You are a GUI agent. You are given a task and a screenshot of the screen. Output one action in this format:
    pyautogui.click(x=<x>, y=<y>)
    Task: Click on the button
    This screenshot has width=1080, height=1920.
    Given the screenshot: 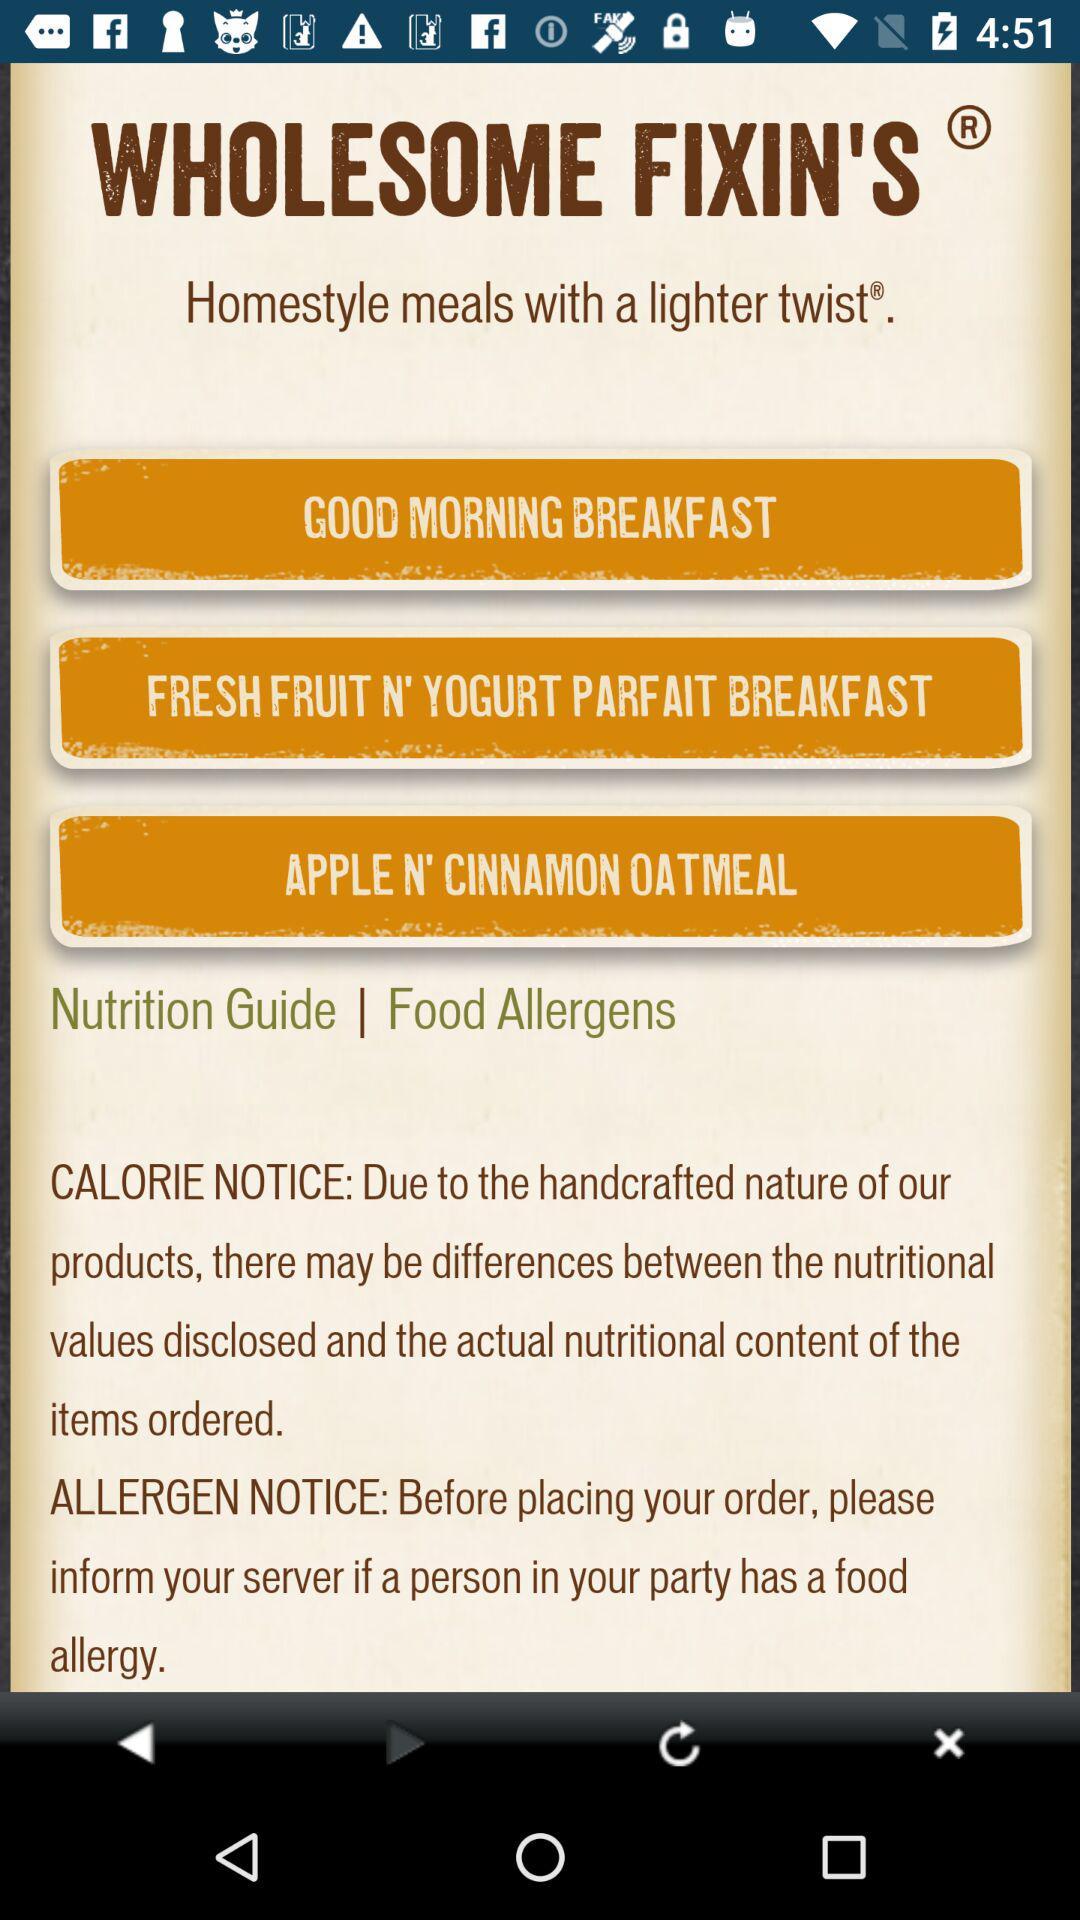 What is the action you would take?
    pyautogui.click(x=947, y=1741)
    